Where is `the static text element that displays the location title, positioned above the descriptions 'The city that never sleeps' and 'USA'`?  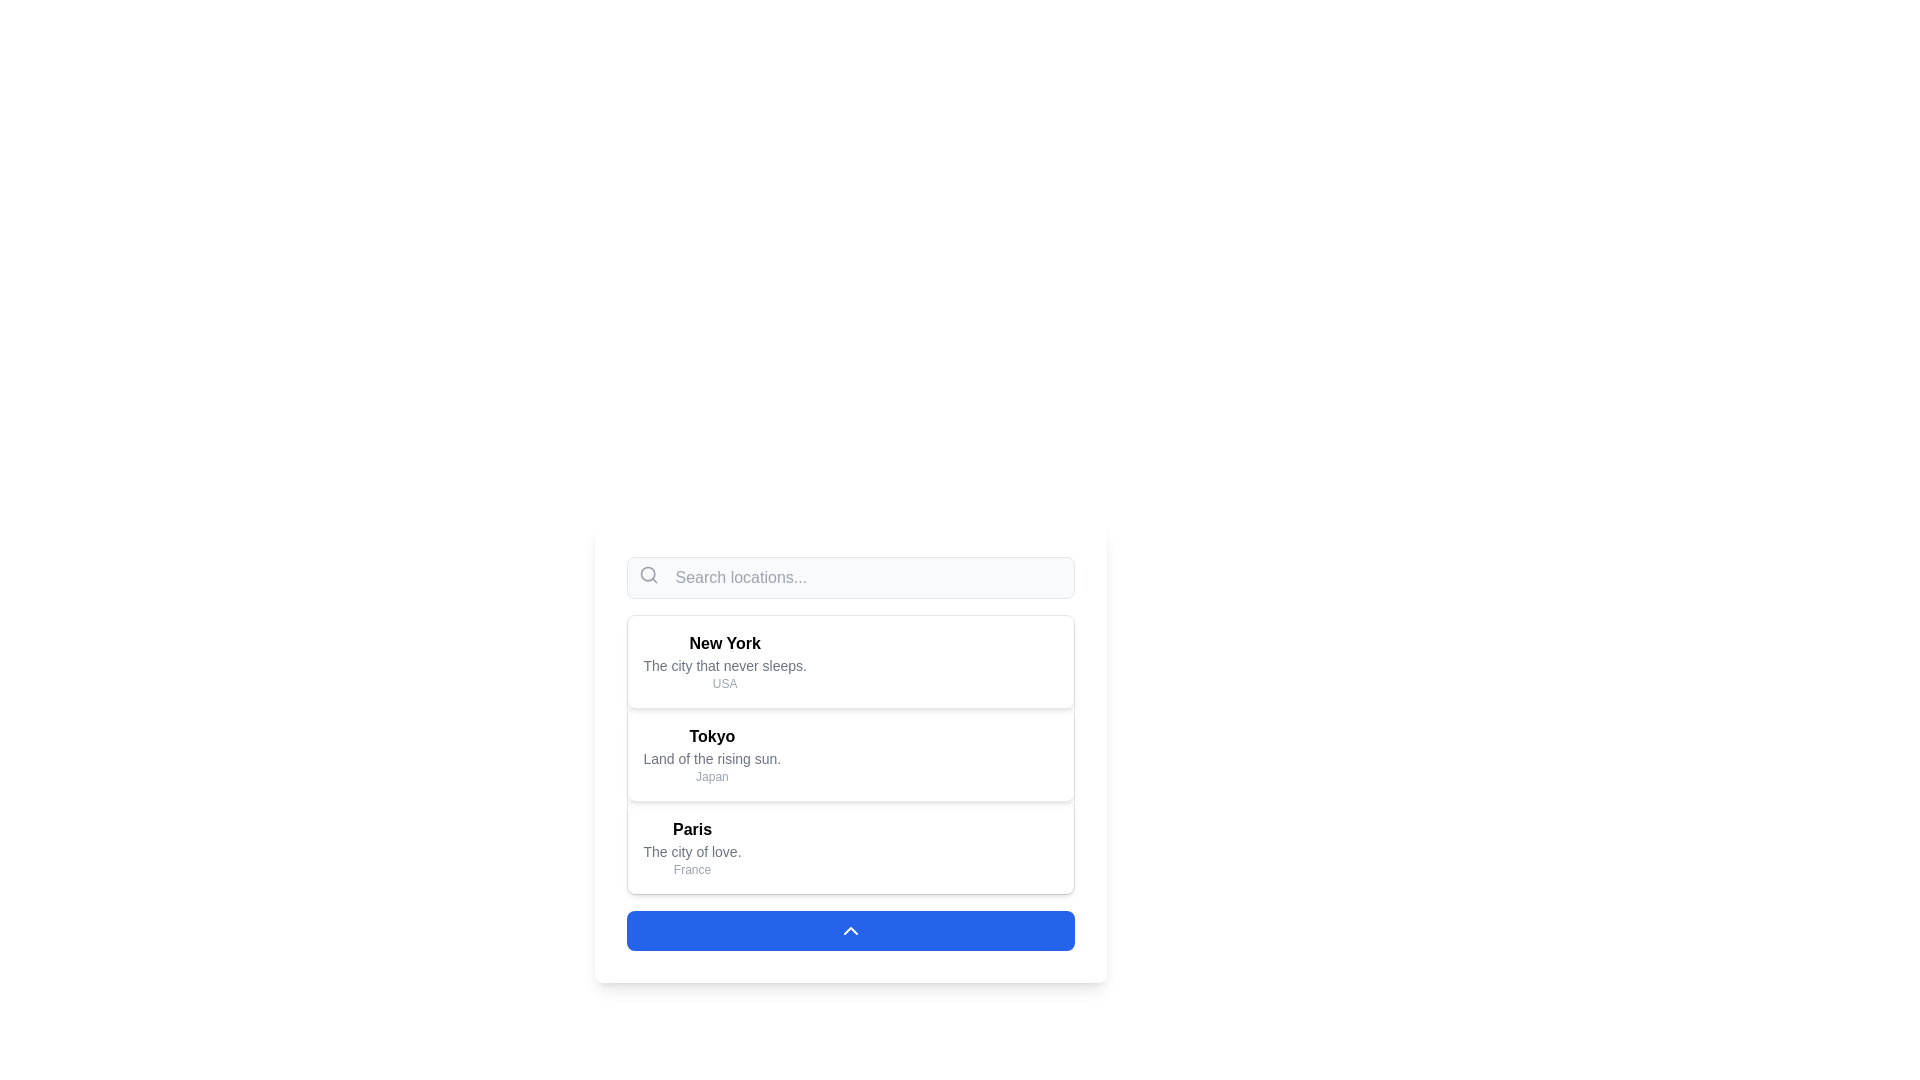 the static text element that displays the location title, positioned above the descriptions 'The city that never sleeps' and 'USA' is located at coordinates (724, 644).